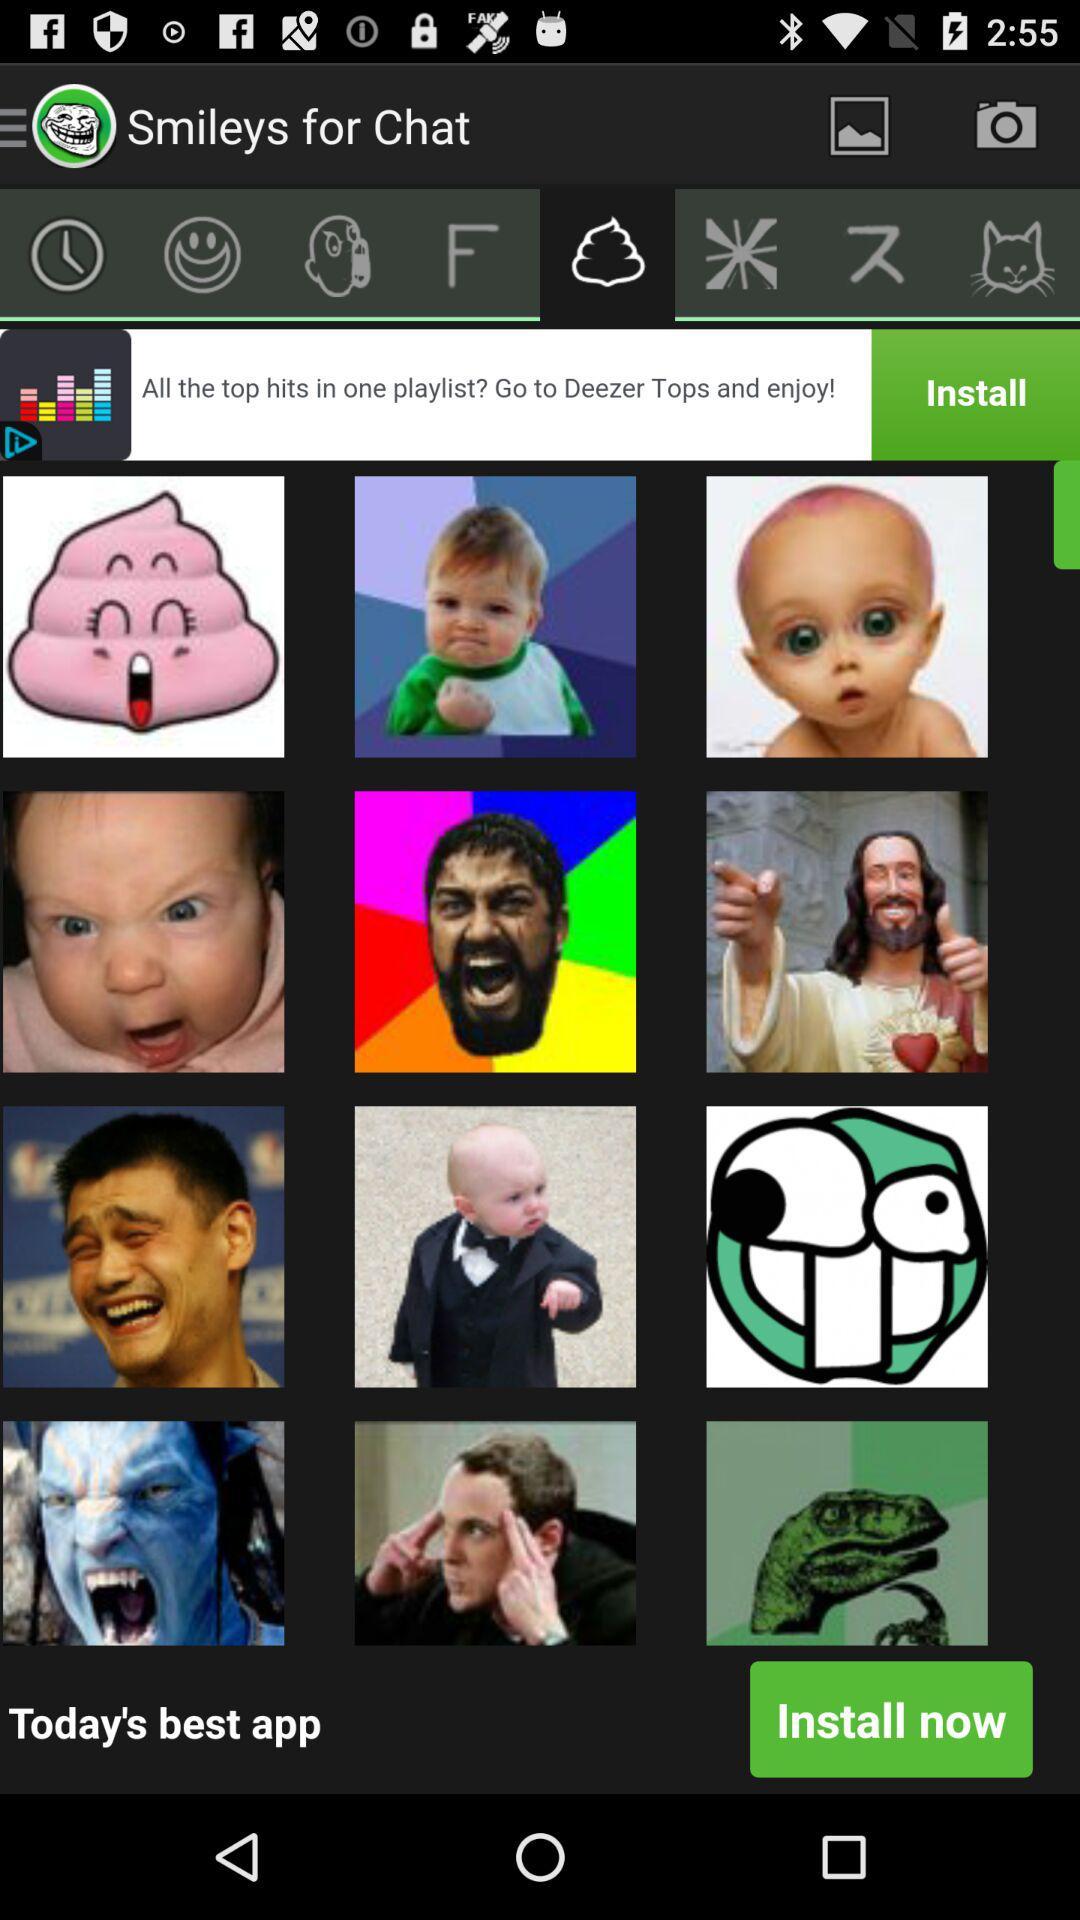  What do you see at coordinates (66, 253) in the screenshot?
I see `clock screen` at bounding box center [66, 253].